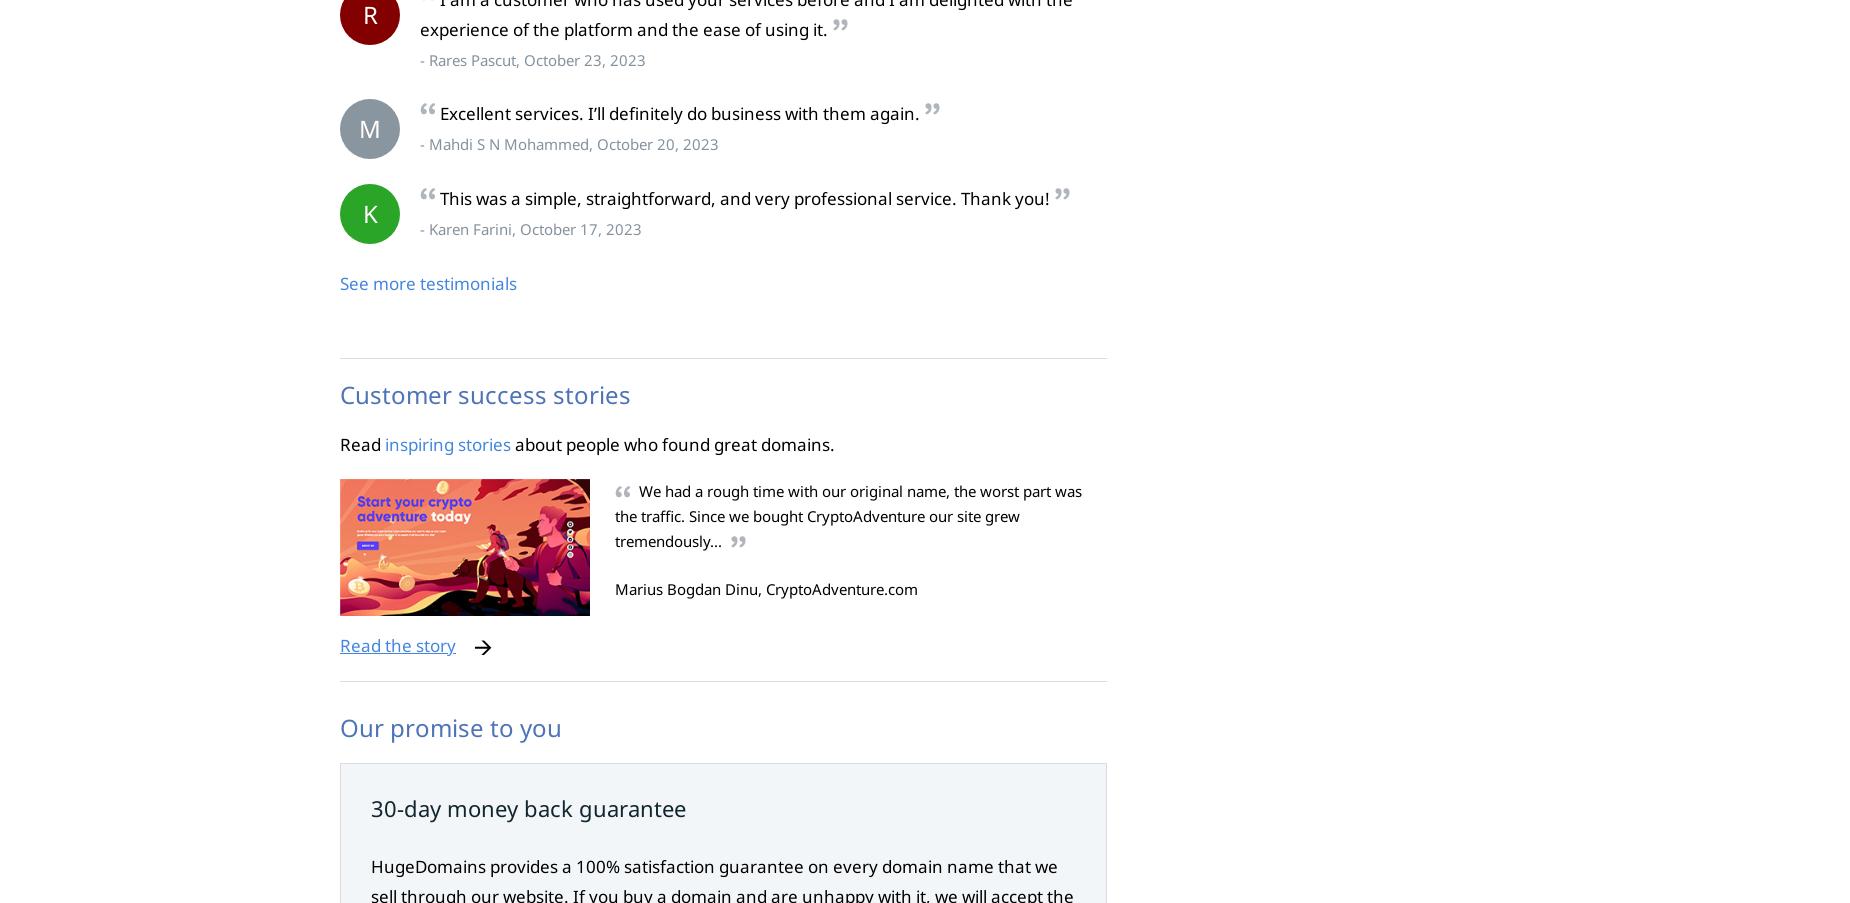  What do you see at coordinates (485, 392) in the screenshot?
I see `'Customer success stories'` at bounding box center [485, 392].